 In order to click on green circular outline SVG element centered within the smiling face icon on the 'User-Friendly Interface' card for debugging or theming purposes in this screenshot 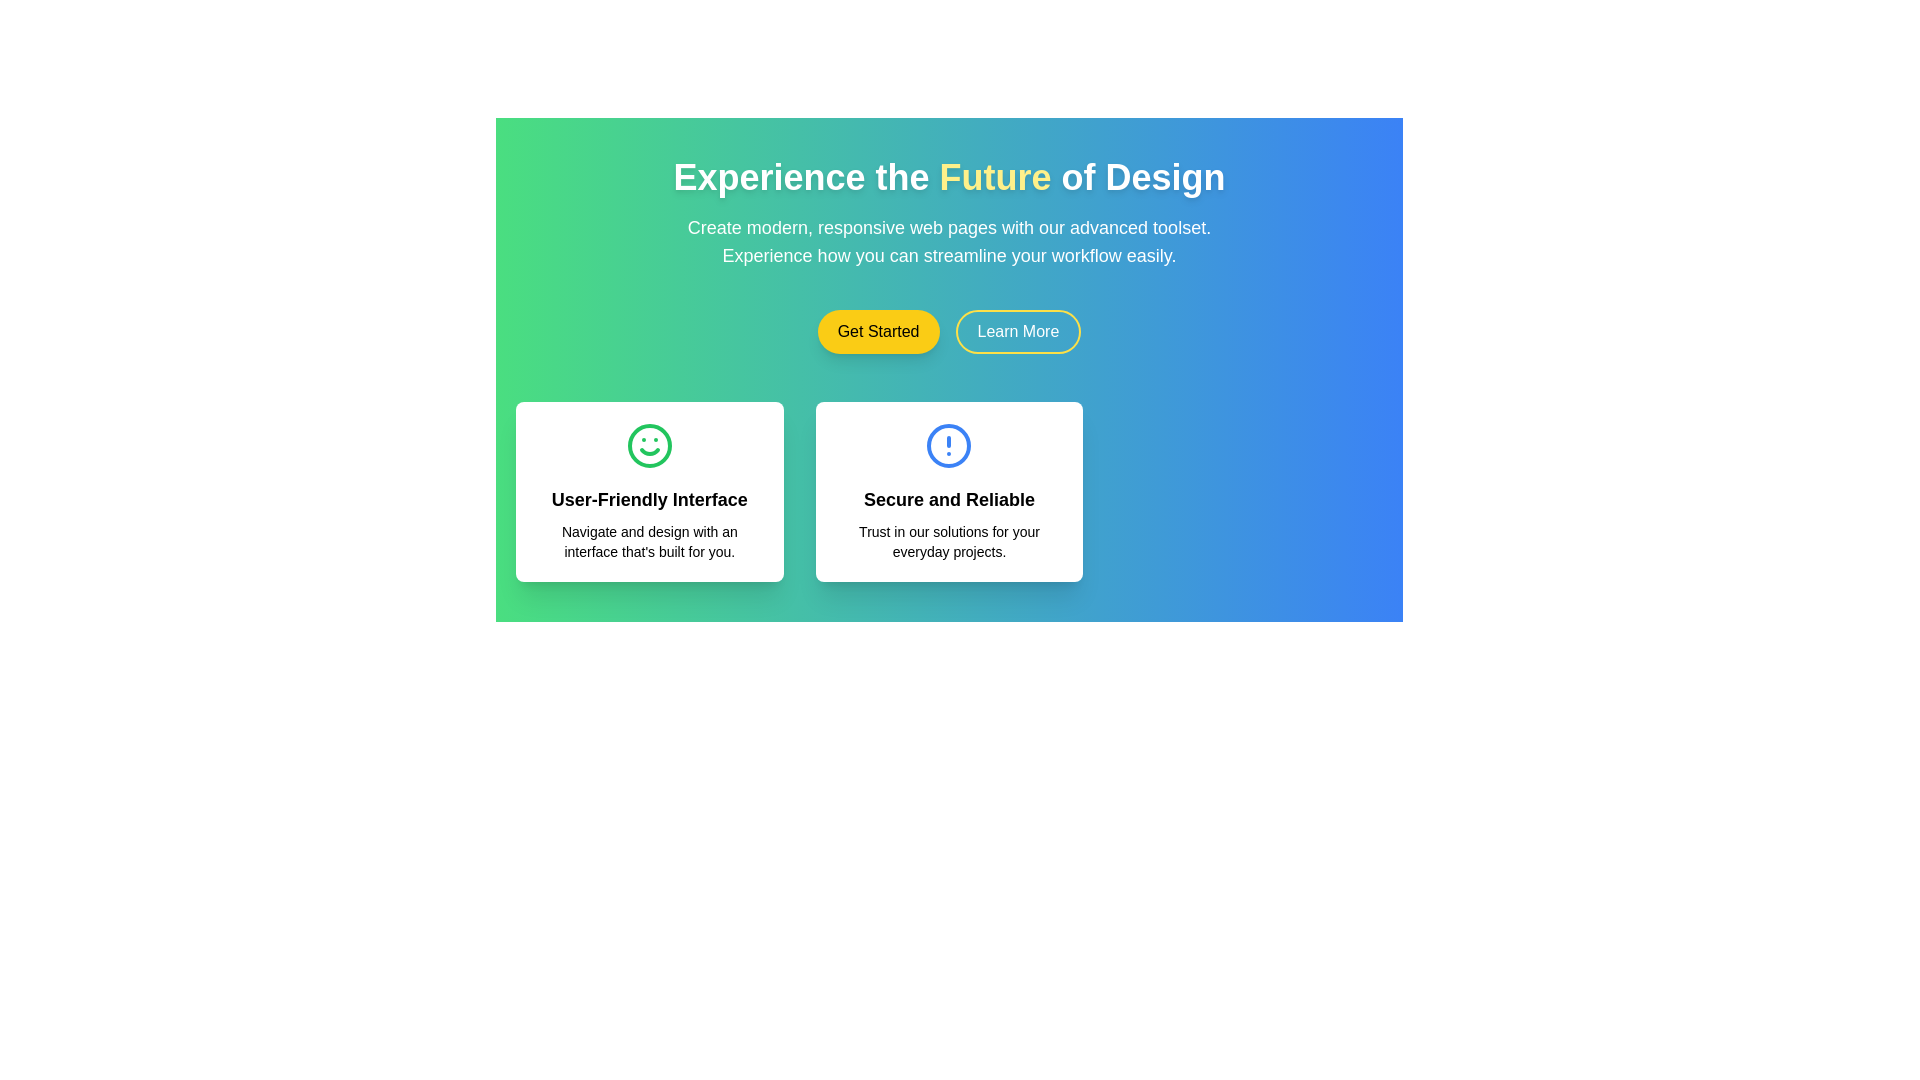, I will do `click(649, 445)`.